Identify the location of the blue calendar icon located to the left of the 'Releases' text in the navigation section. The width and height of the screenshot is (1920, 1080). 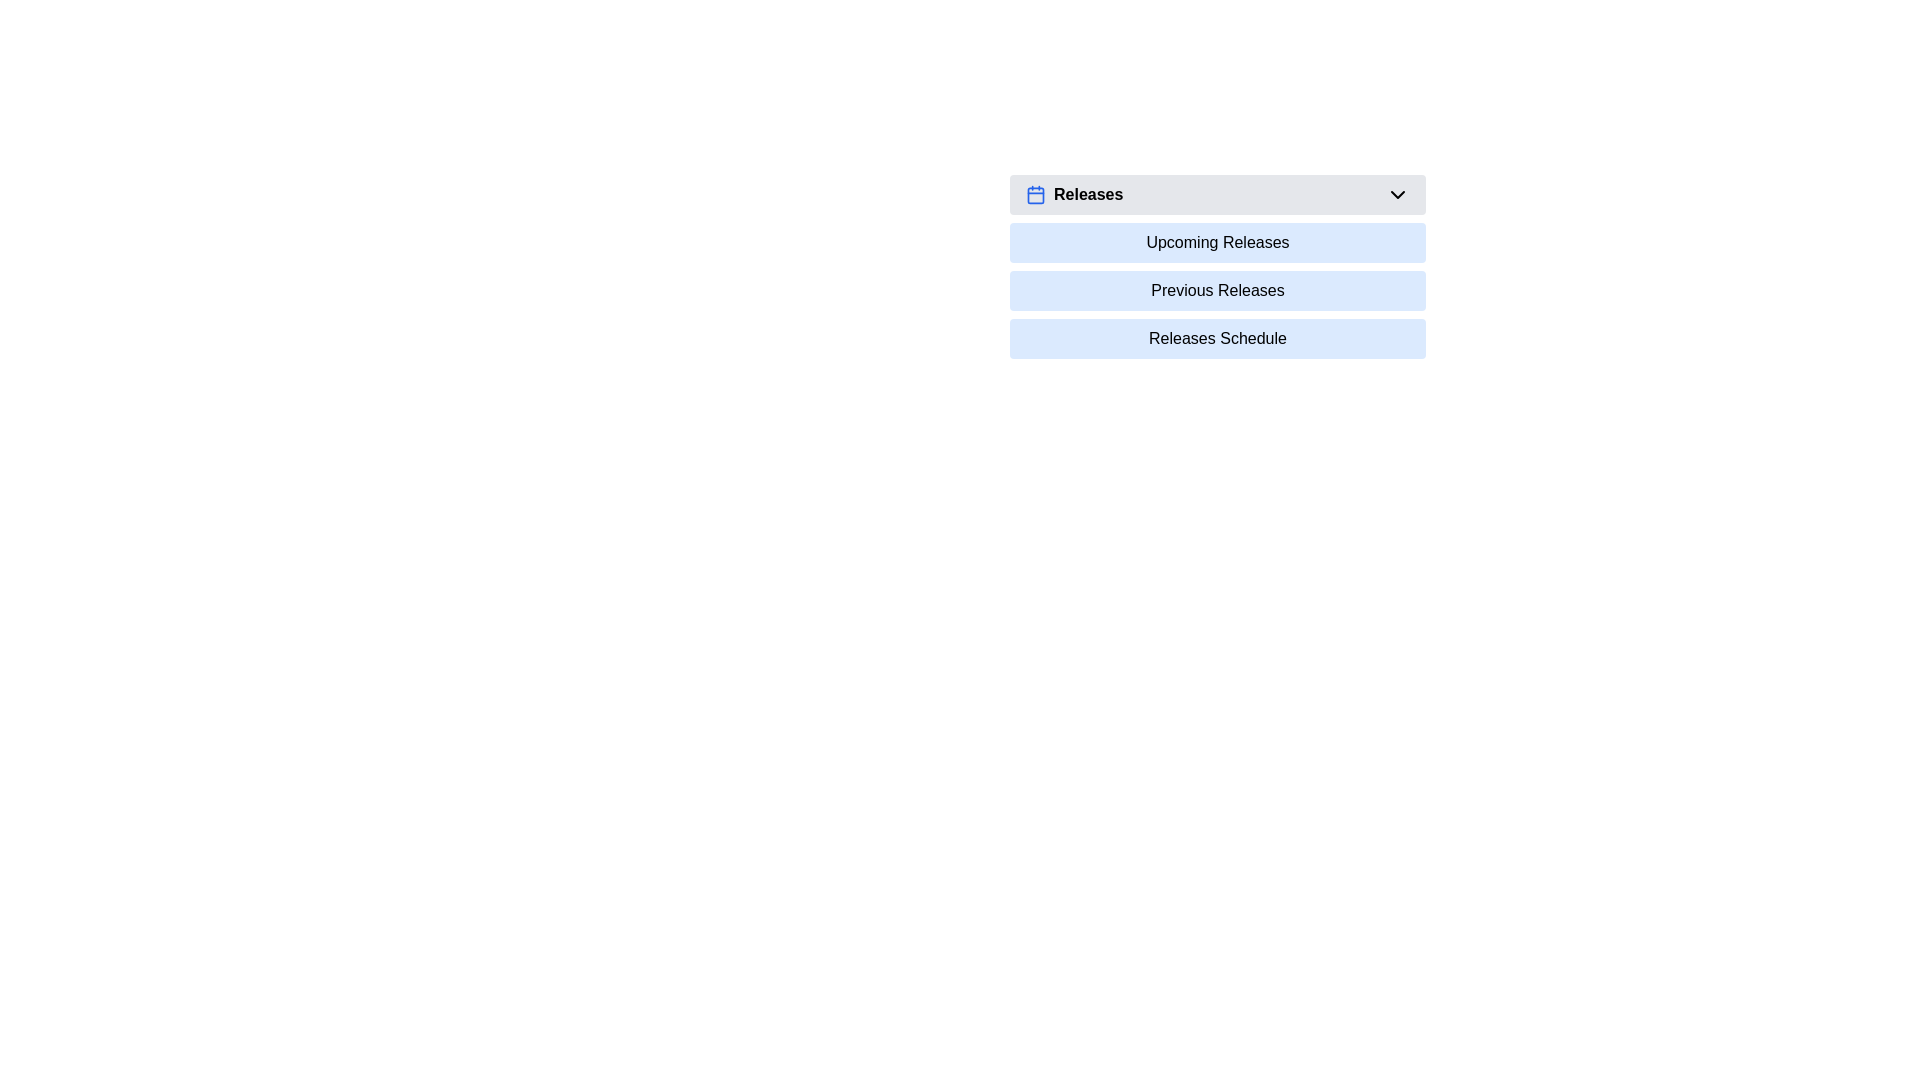
(1036, 195).